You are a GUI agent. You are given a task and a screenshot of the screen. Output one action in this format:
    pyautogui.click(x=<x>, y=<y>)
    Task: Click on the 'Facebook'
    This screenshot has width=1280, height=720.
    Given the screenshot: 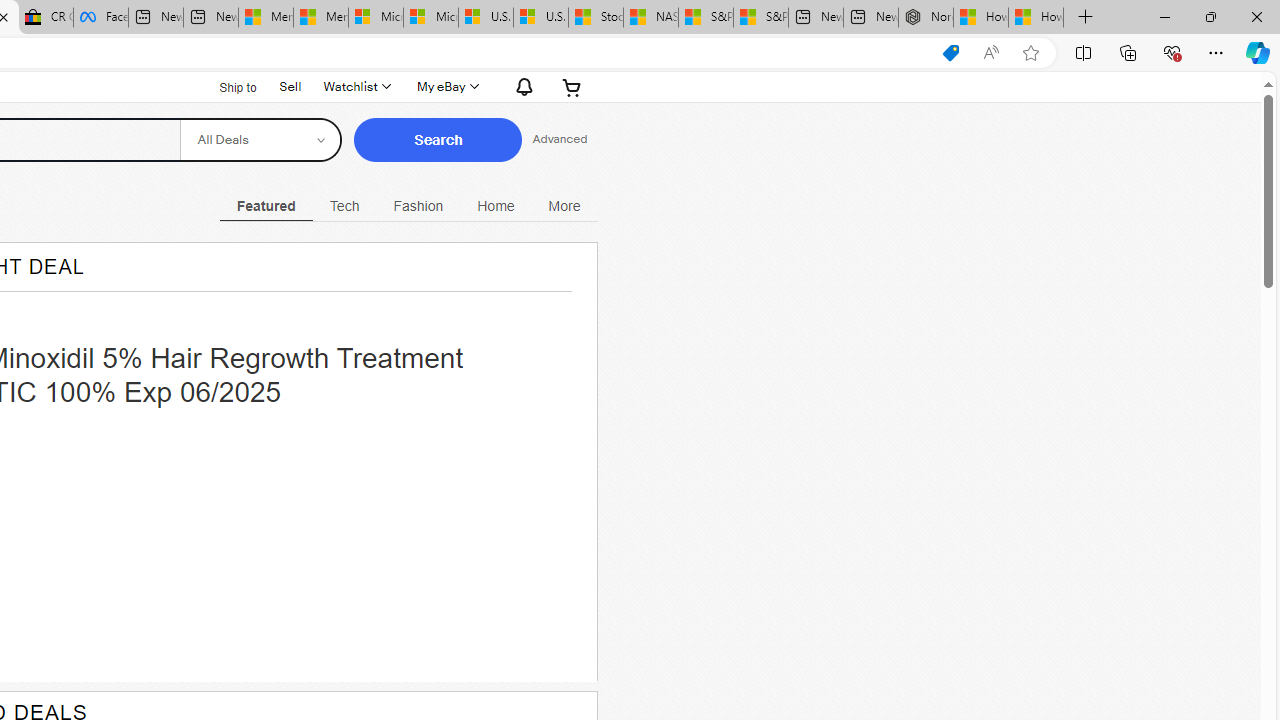 What is the action you would take?
    pyautogui.click(x=100, y=17)
    